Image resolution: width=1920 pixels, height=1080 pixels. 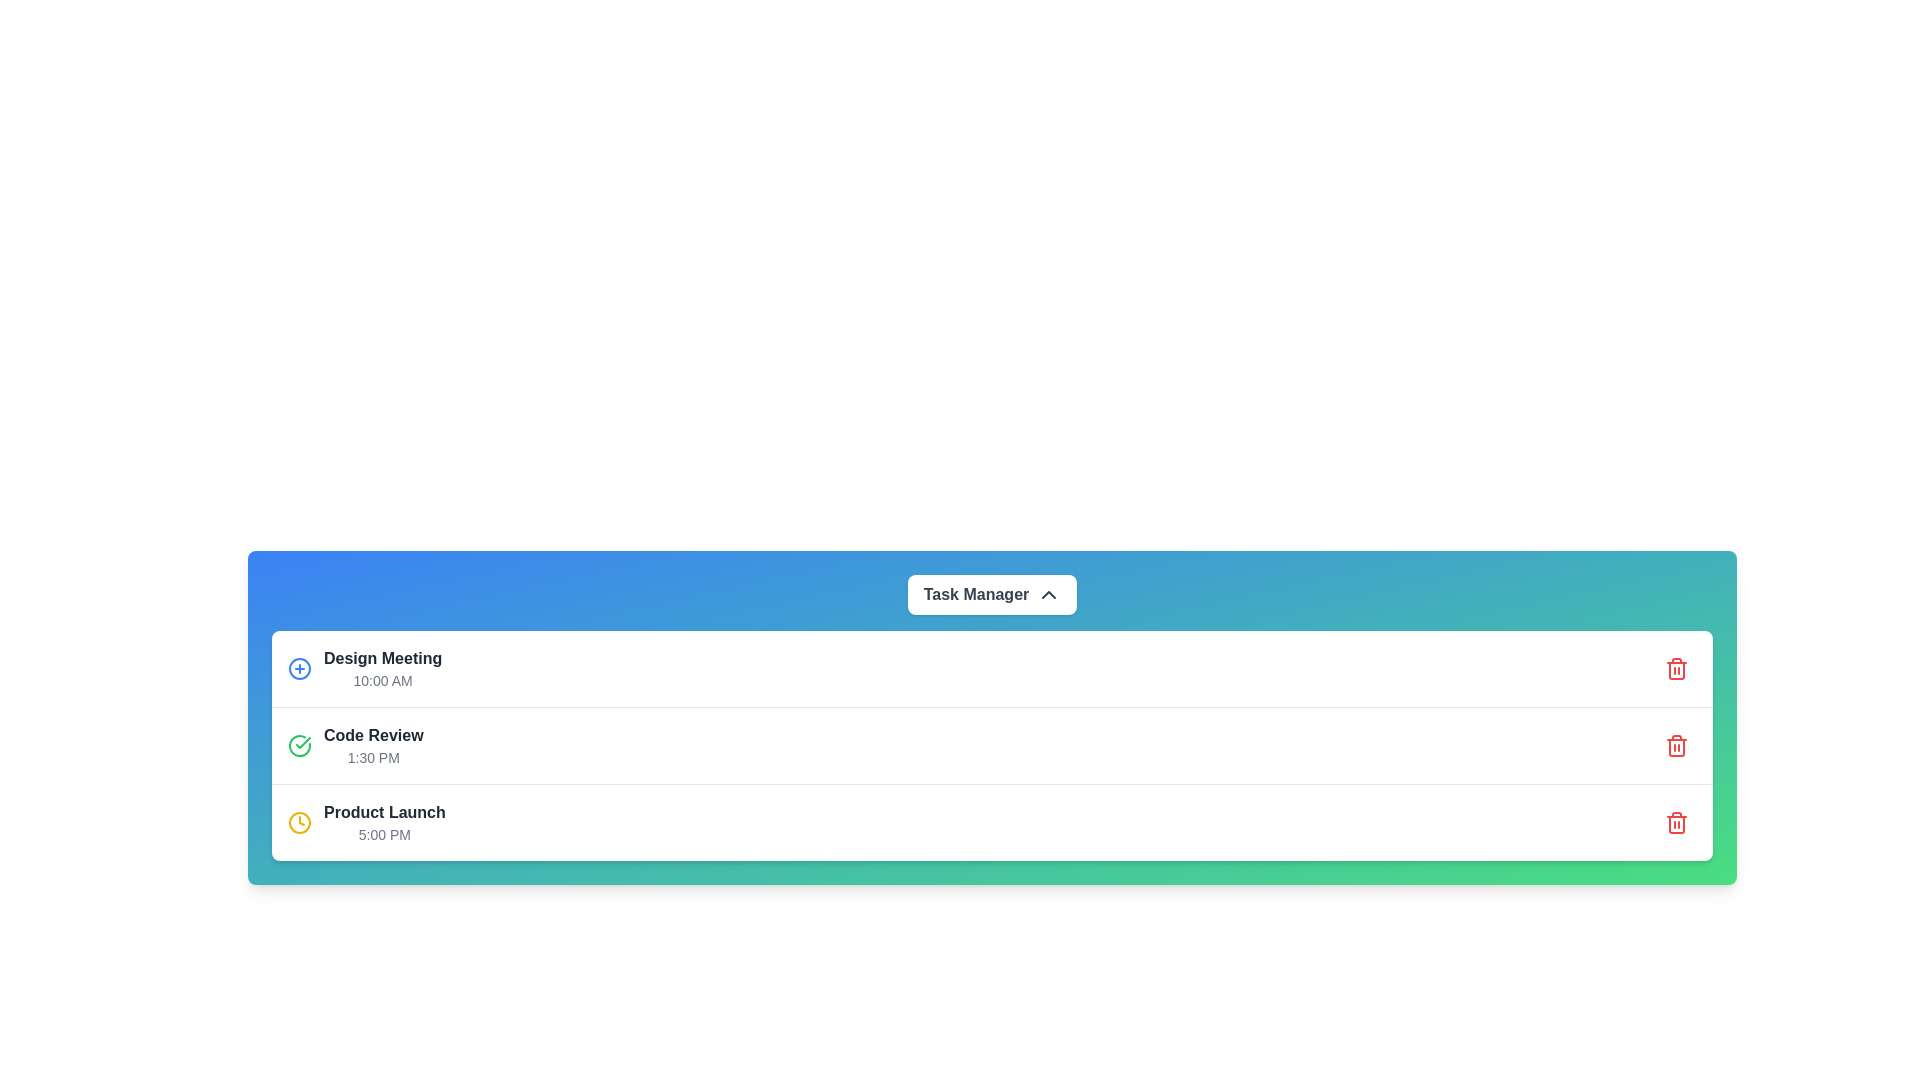 I want to click on the 'Product Launch' text label, which displays the title in bold black font and the time '5:00 PM' in smaller gray font, located as the last item in the Task Manager list, so click(x=384, y=822).